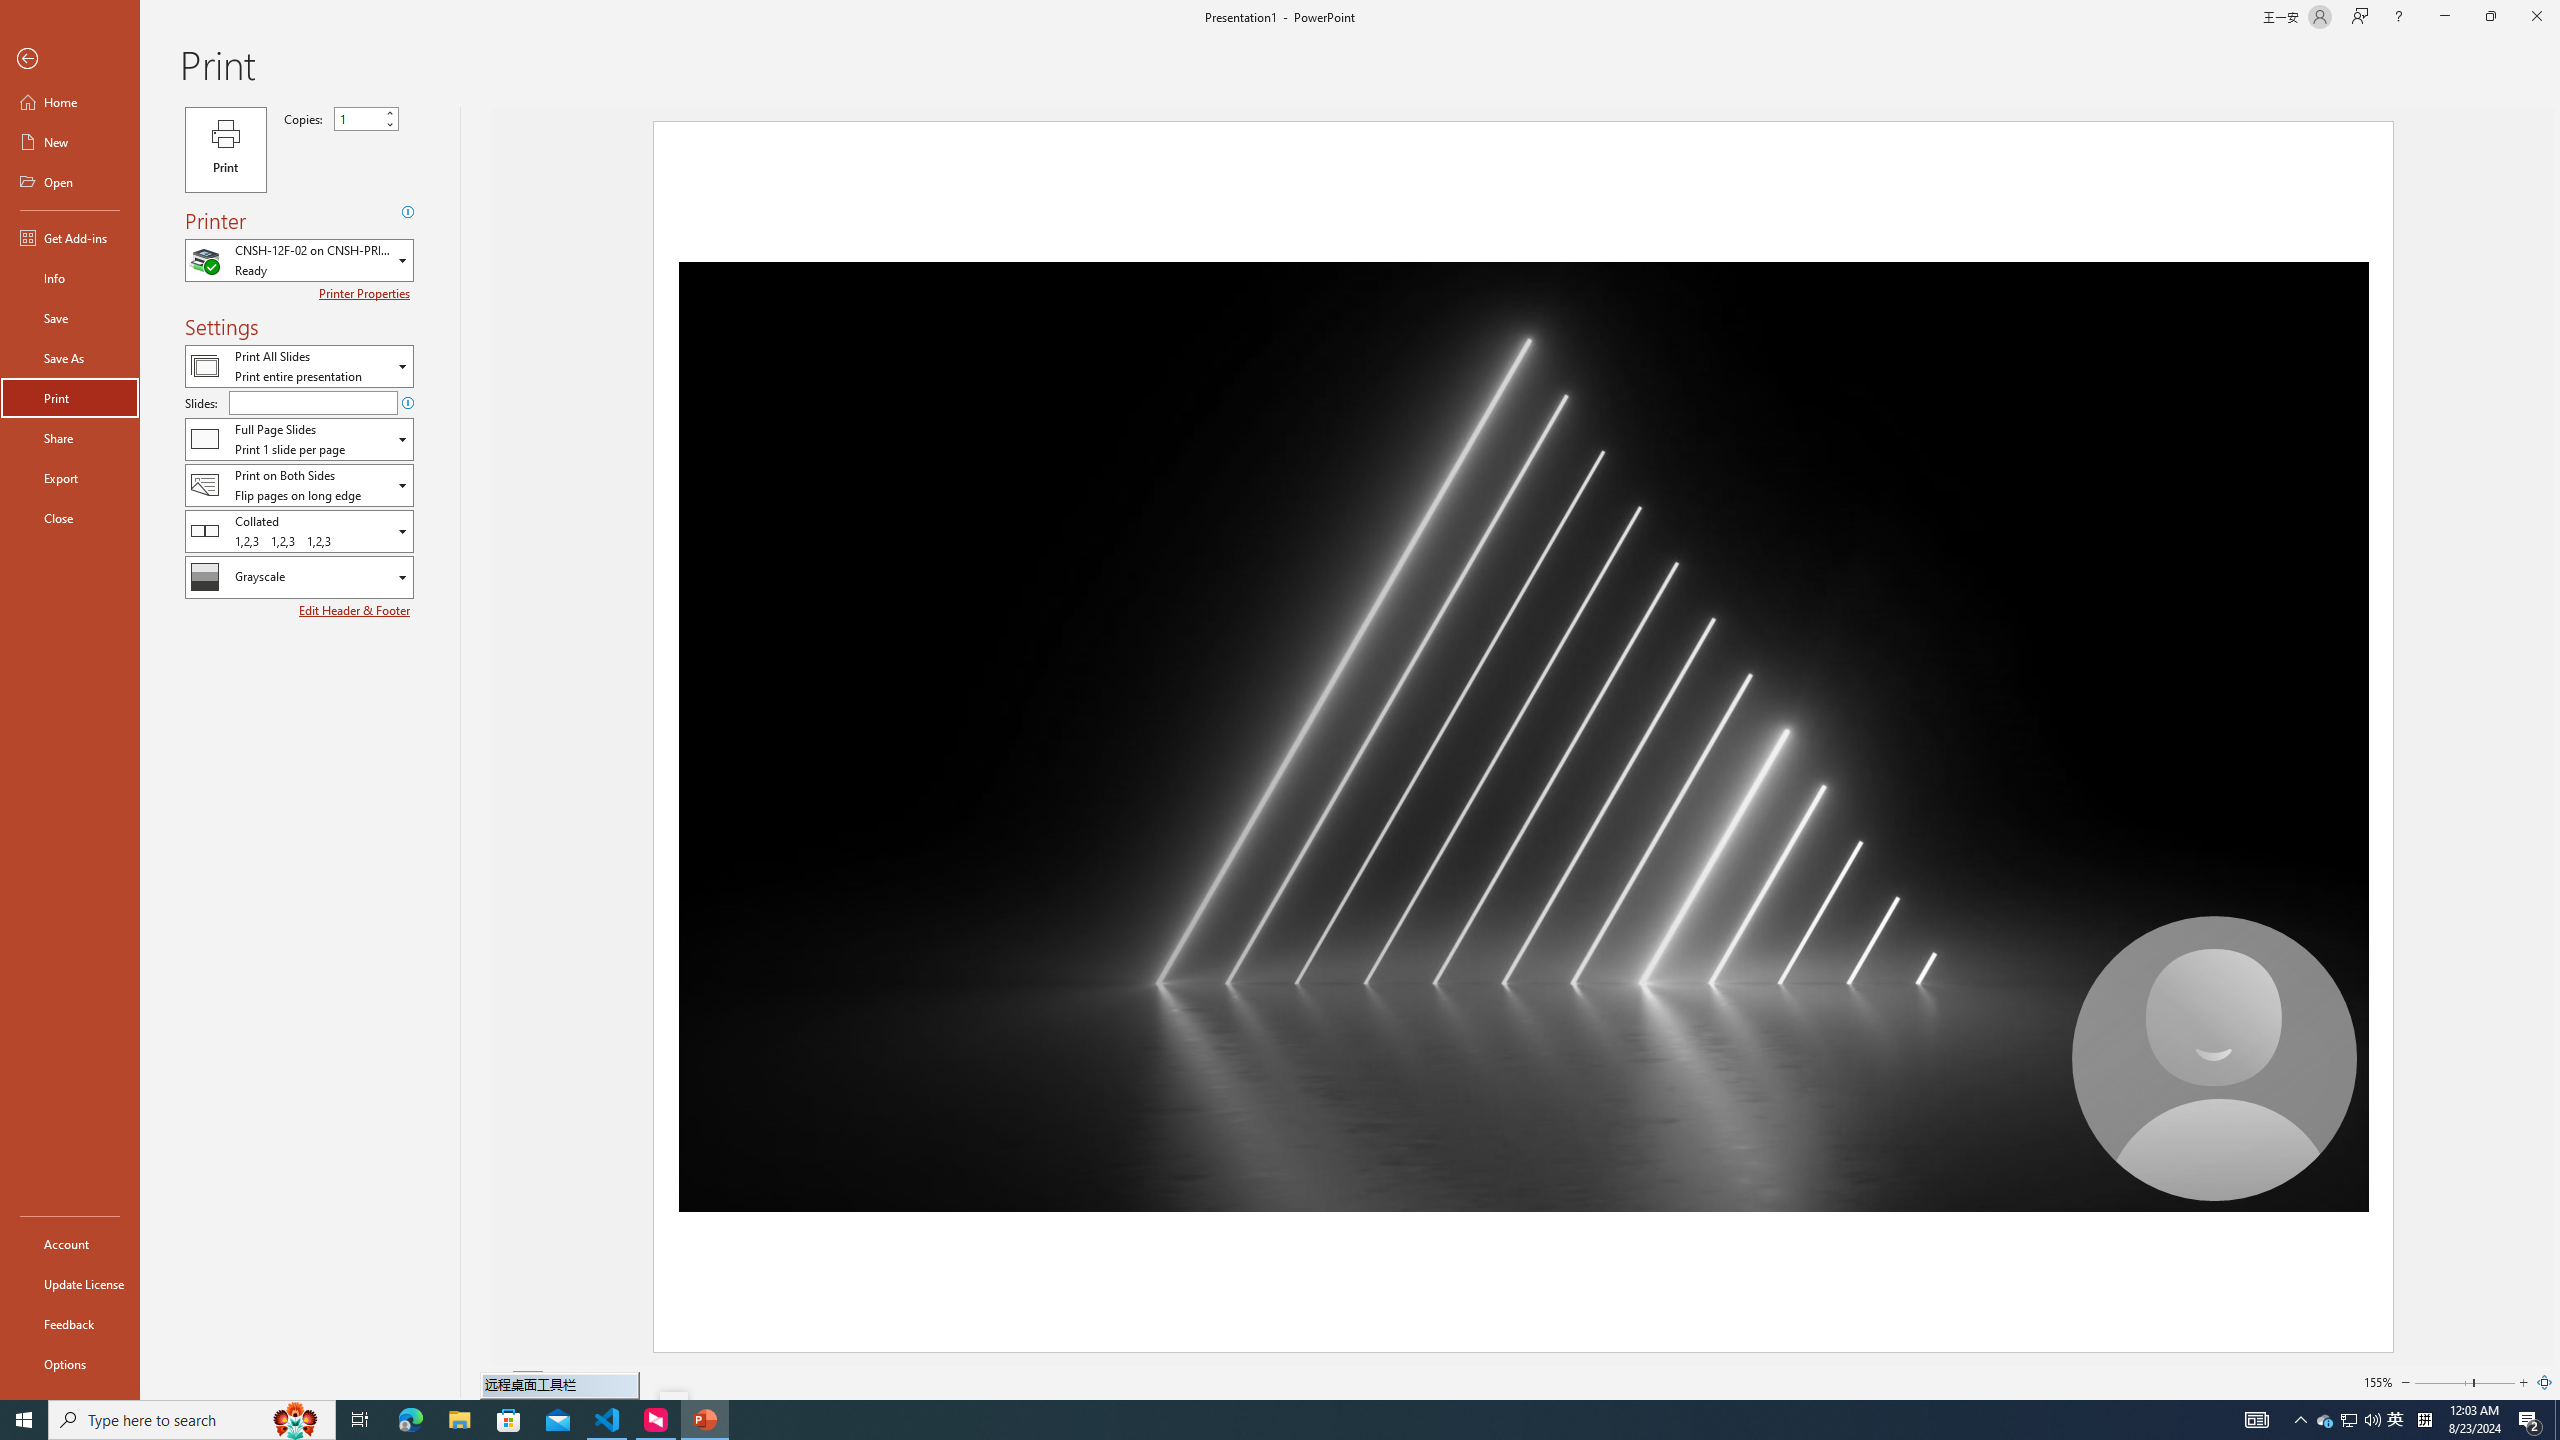  Describe the element at coordinates (69, 102) in the screenshot. I see `'Home'` at that location.